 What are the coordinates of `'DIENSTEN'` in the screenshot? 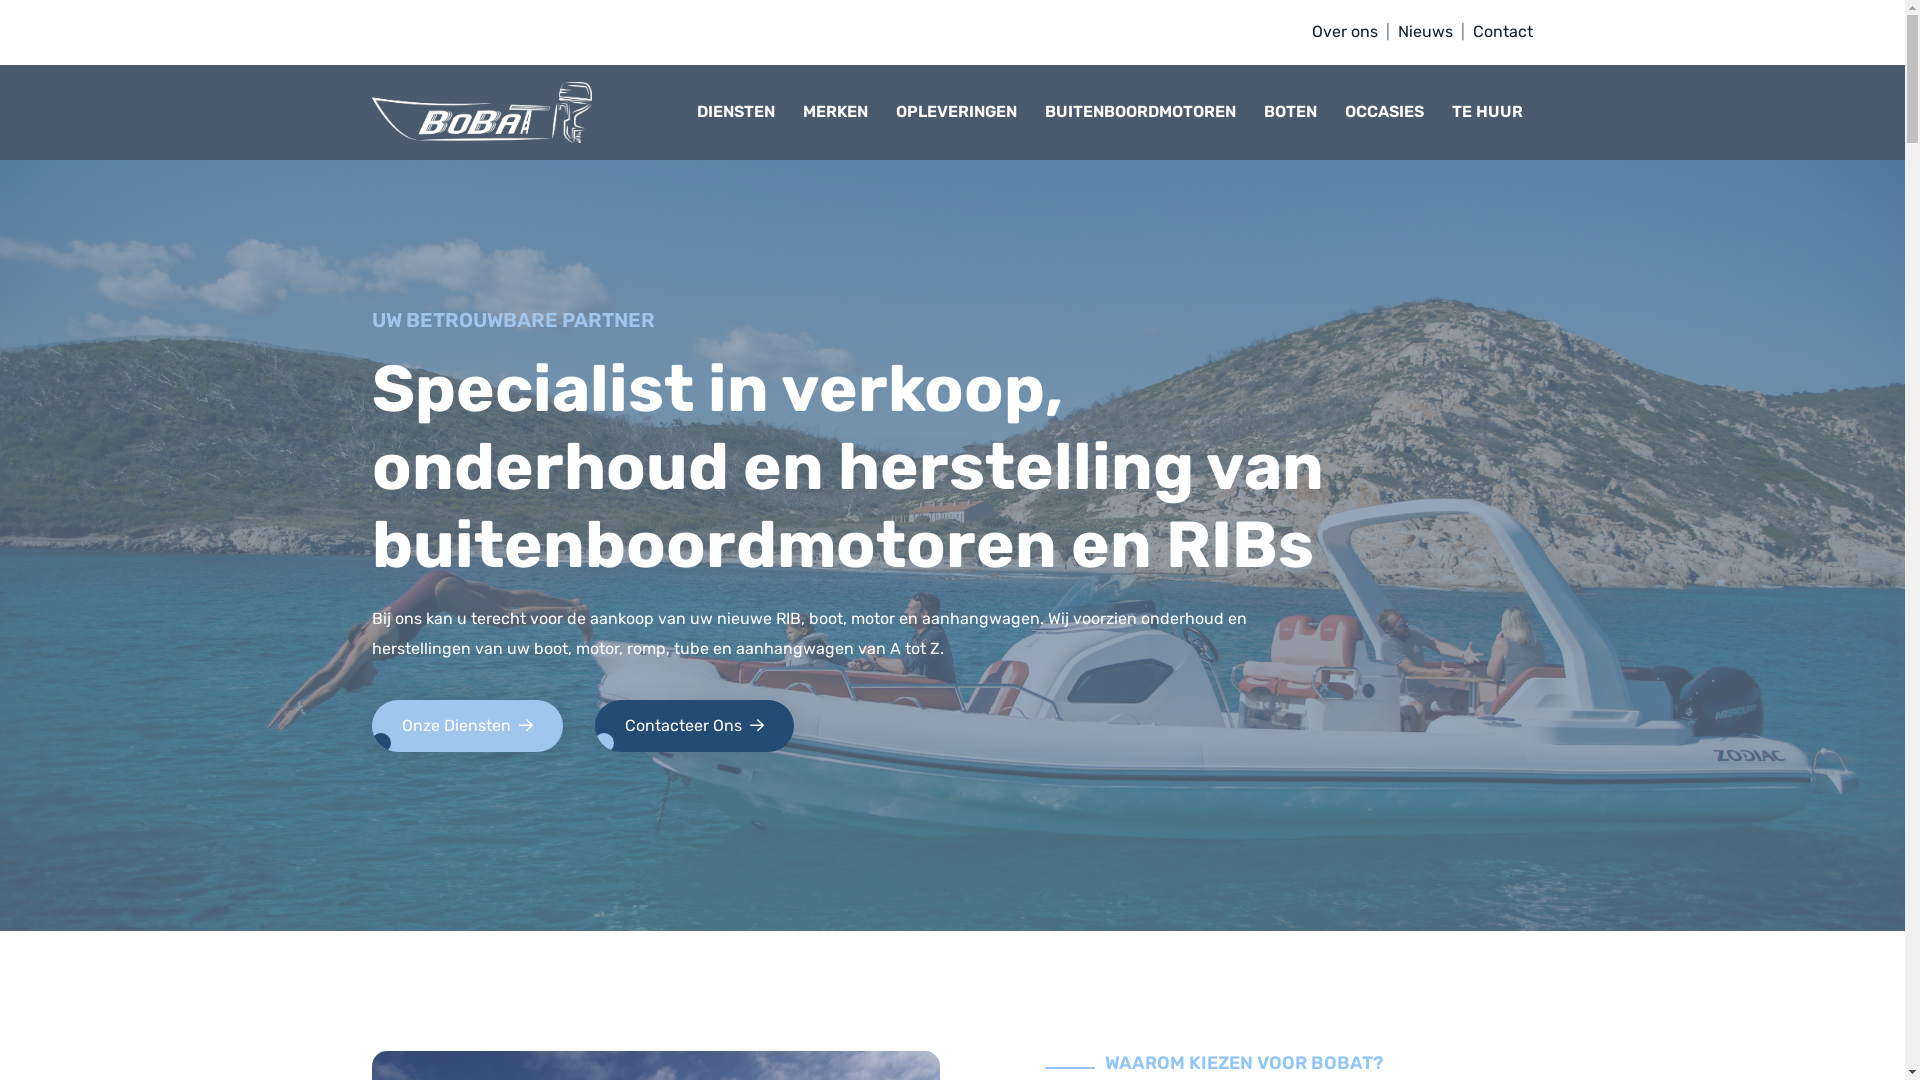 It's located at (739, 112).